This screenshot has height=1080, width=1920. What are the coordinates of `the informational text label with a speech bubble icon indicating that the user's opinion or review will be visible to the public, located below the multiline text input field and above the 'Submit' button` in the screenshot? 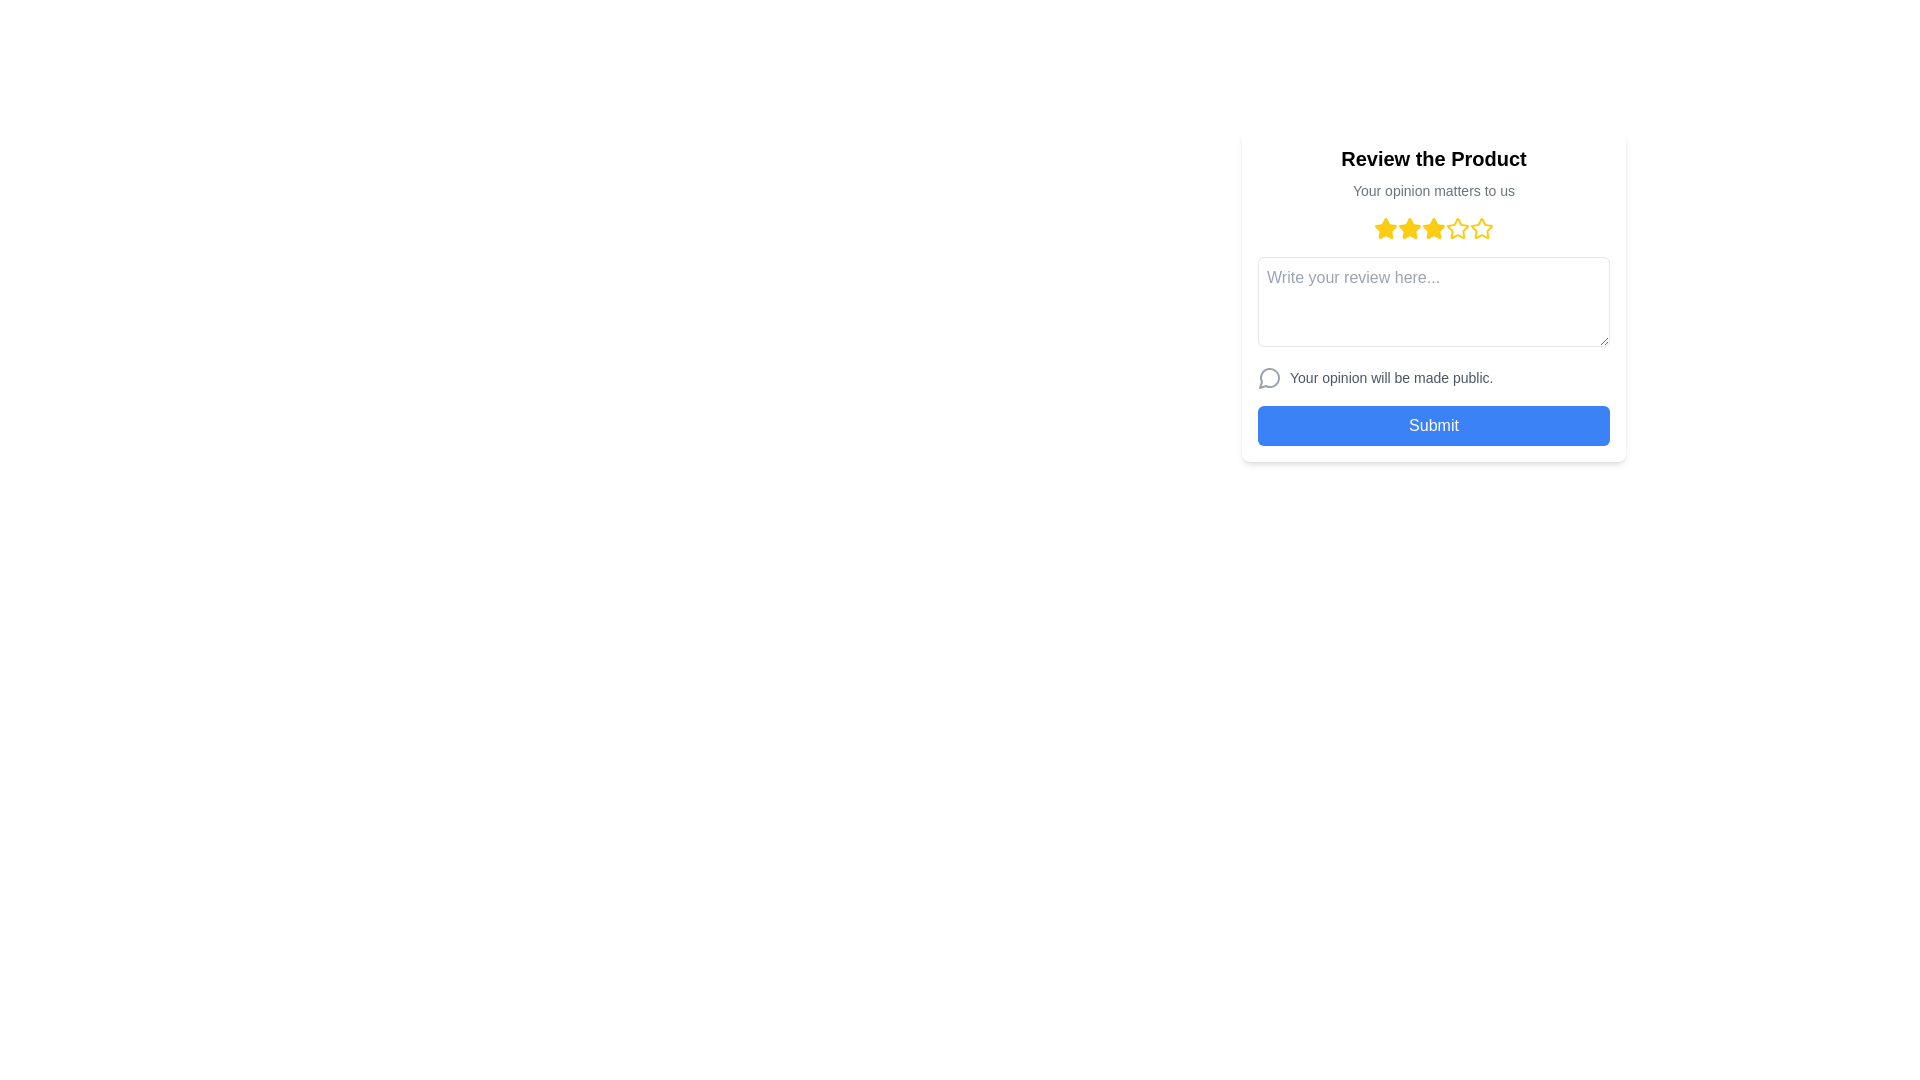 It's located at (1433, 378).